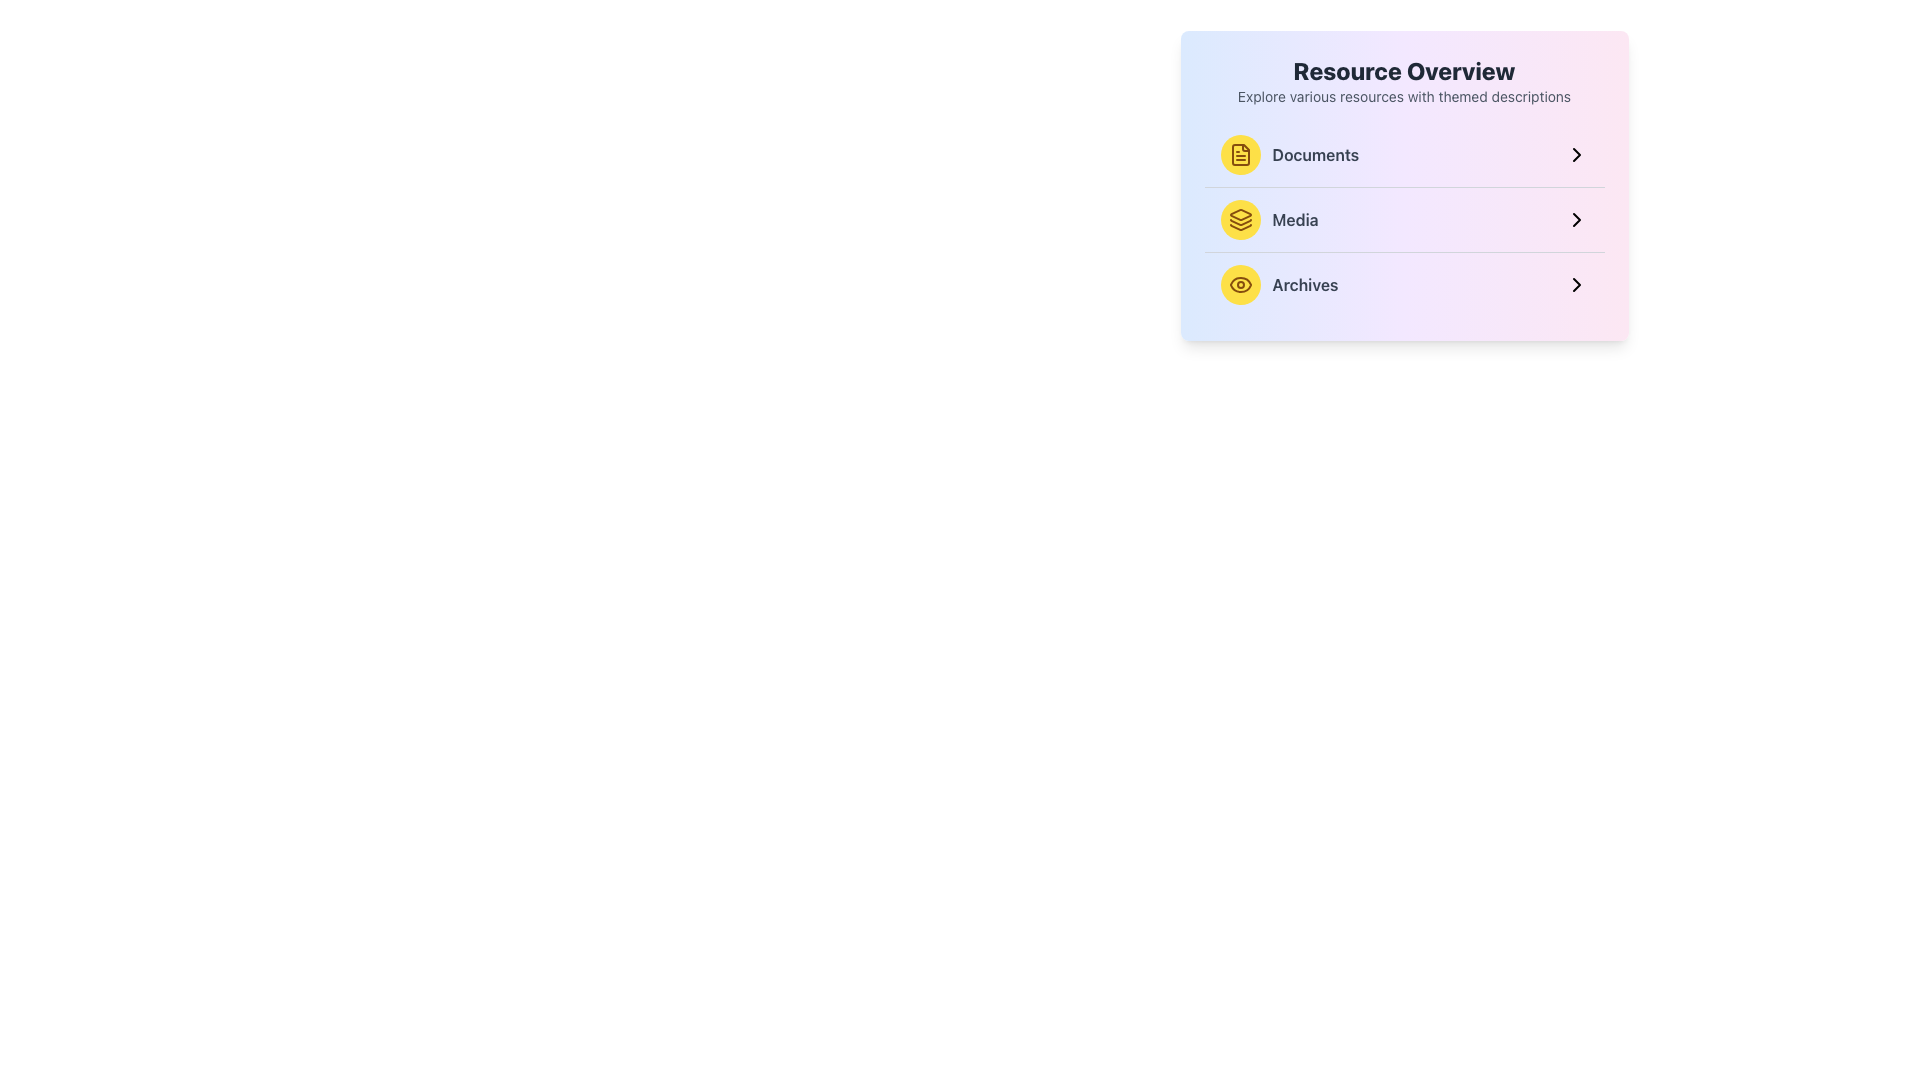 The image size is (1920, 1080). Describe the element at coordinates (1239, 285) in the screenshot. I see `the eye icon with a circular yellow background located next to the label 'Archives' in the 'Resource Overview' panel` at that location.